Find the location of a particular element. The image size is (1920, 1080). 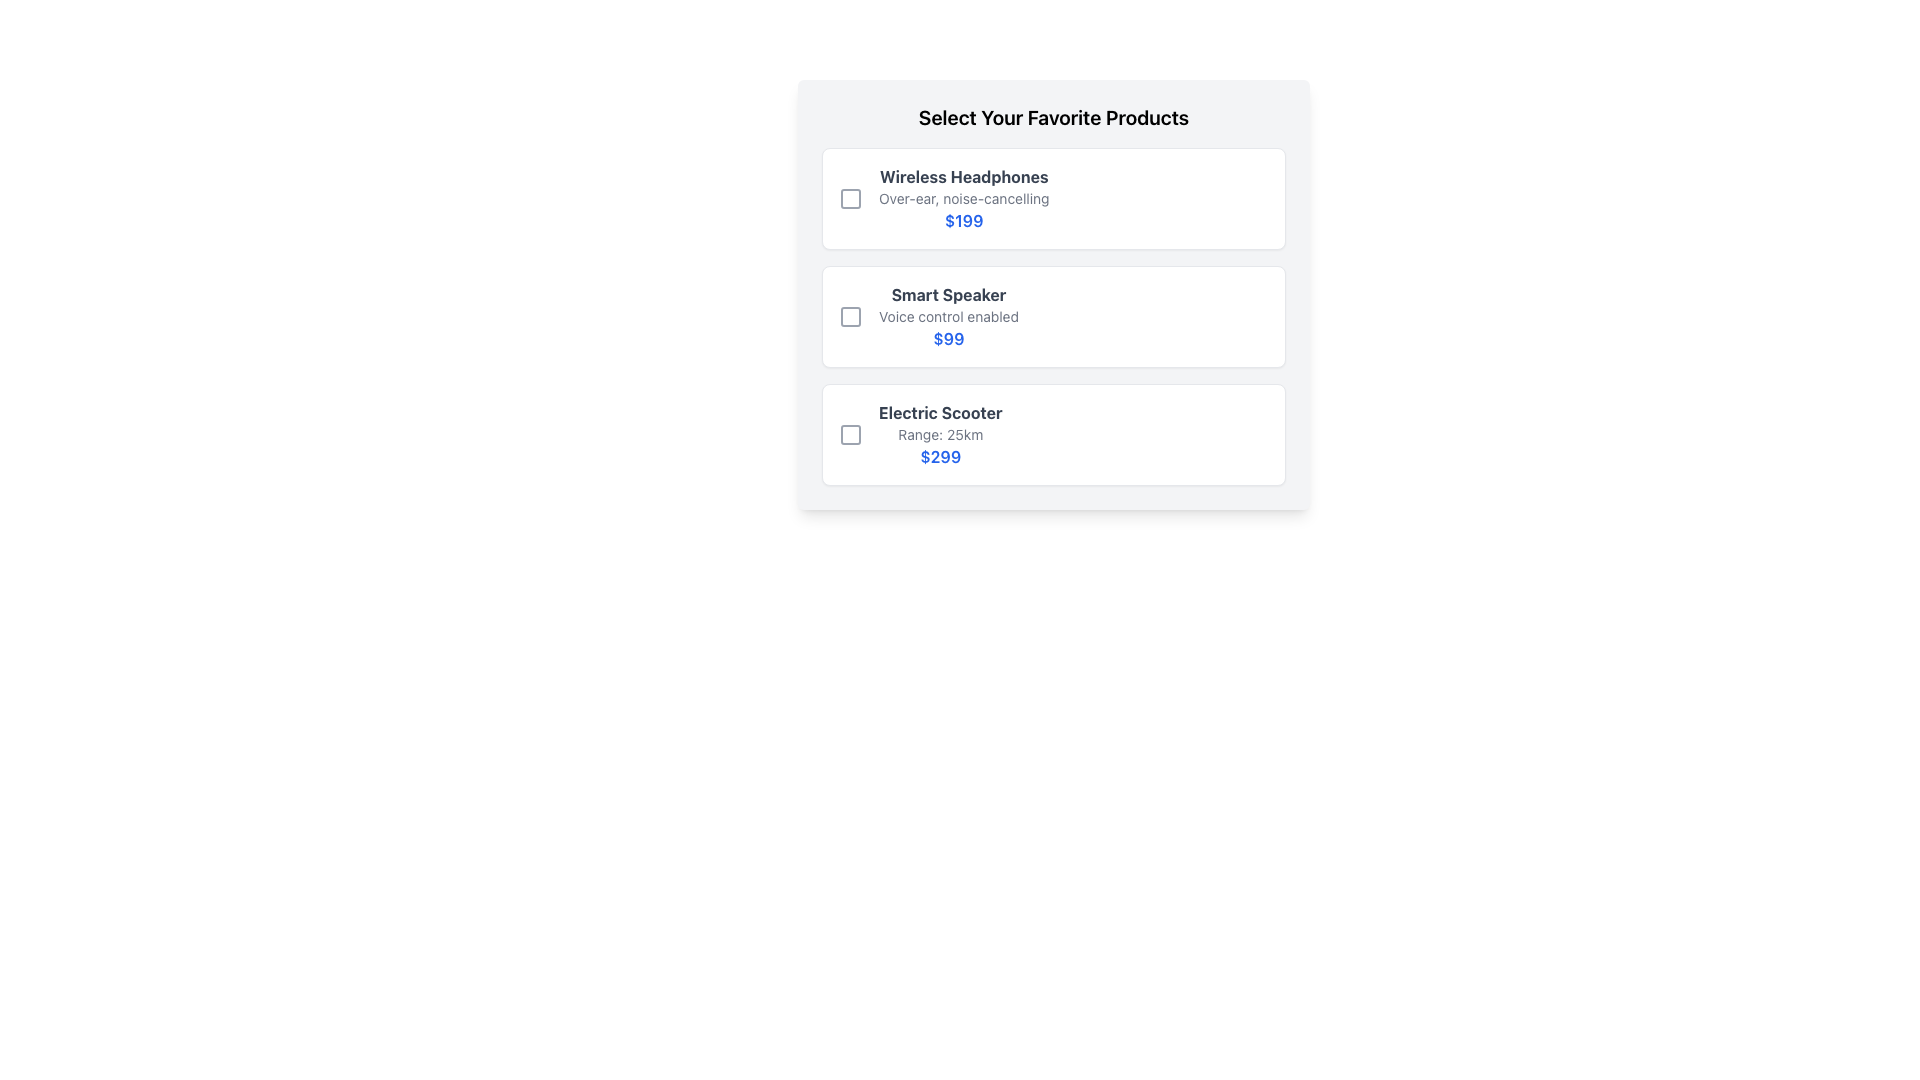

the blue, bold text label displaying the price "$199" located underneath the description text "Over-ear, noise-cancelling" in the first product card of the "Wireless Headphones" product list is located at coordinates (964, 220).